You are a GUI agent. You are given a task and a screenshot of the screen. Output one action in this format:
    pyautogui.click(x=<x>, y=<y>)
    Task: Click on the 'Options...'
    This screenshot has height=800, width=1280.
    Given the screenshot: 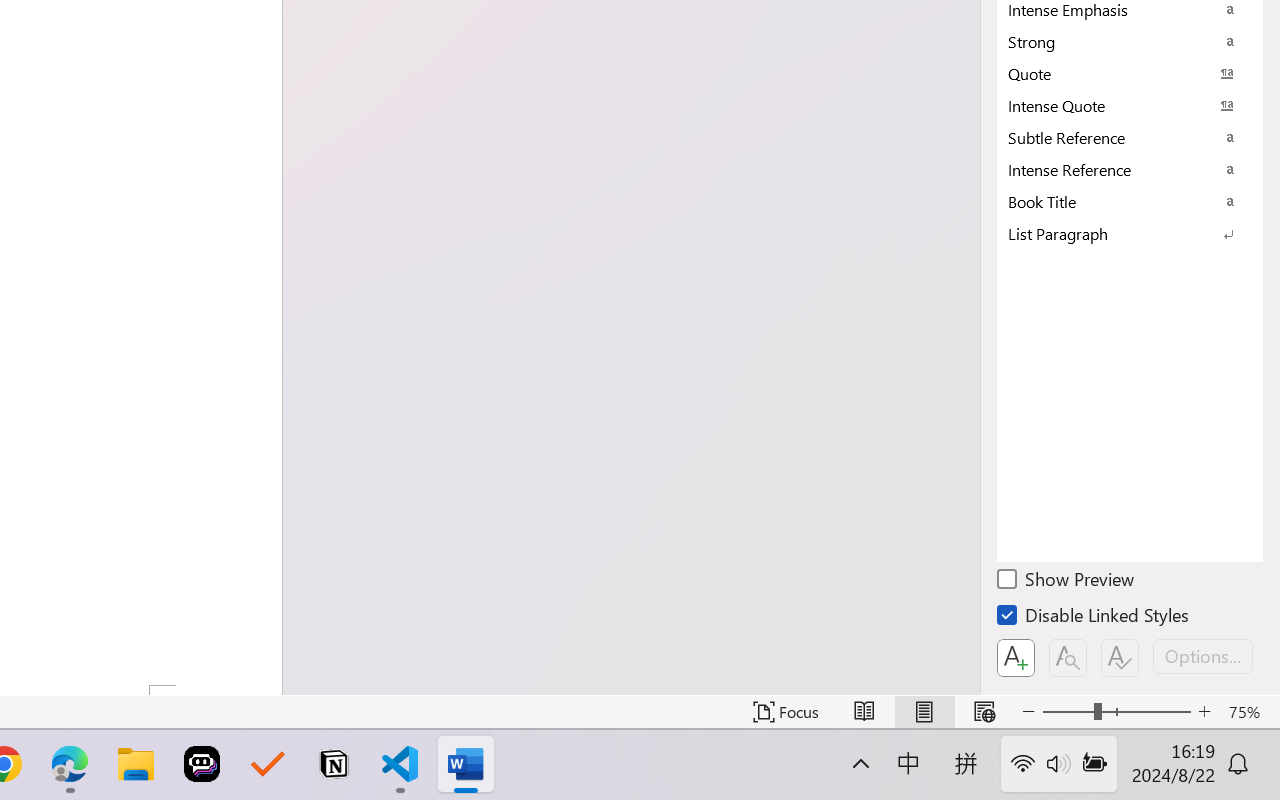 What is the action you would take?
    pyautogui.click(x=1202, y=655)
    